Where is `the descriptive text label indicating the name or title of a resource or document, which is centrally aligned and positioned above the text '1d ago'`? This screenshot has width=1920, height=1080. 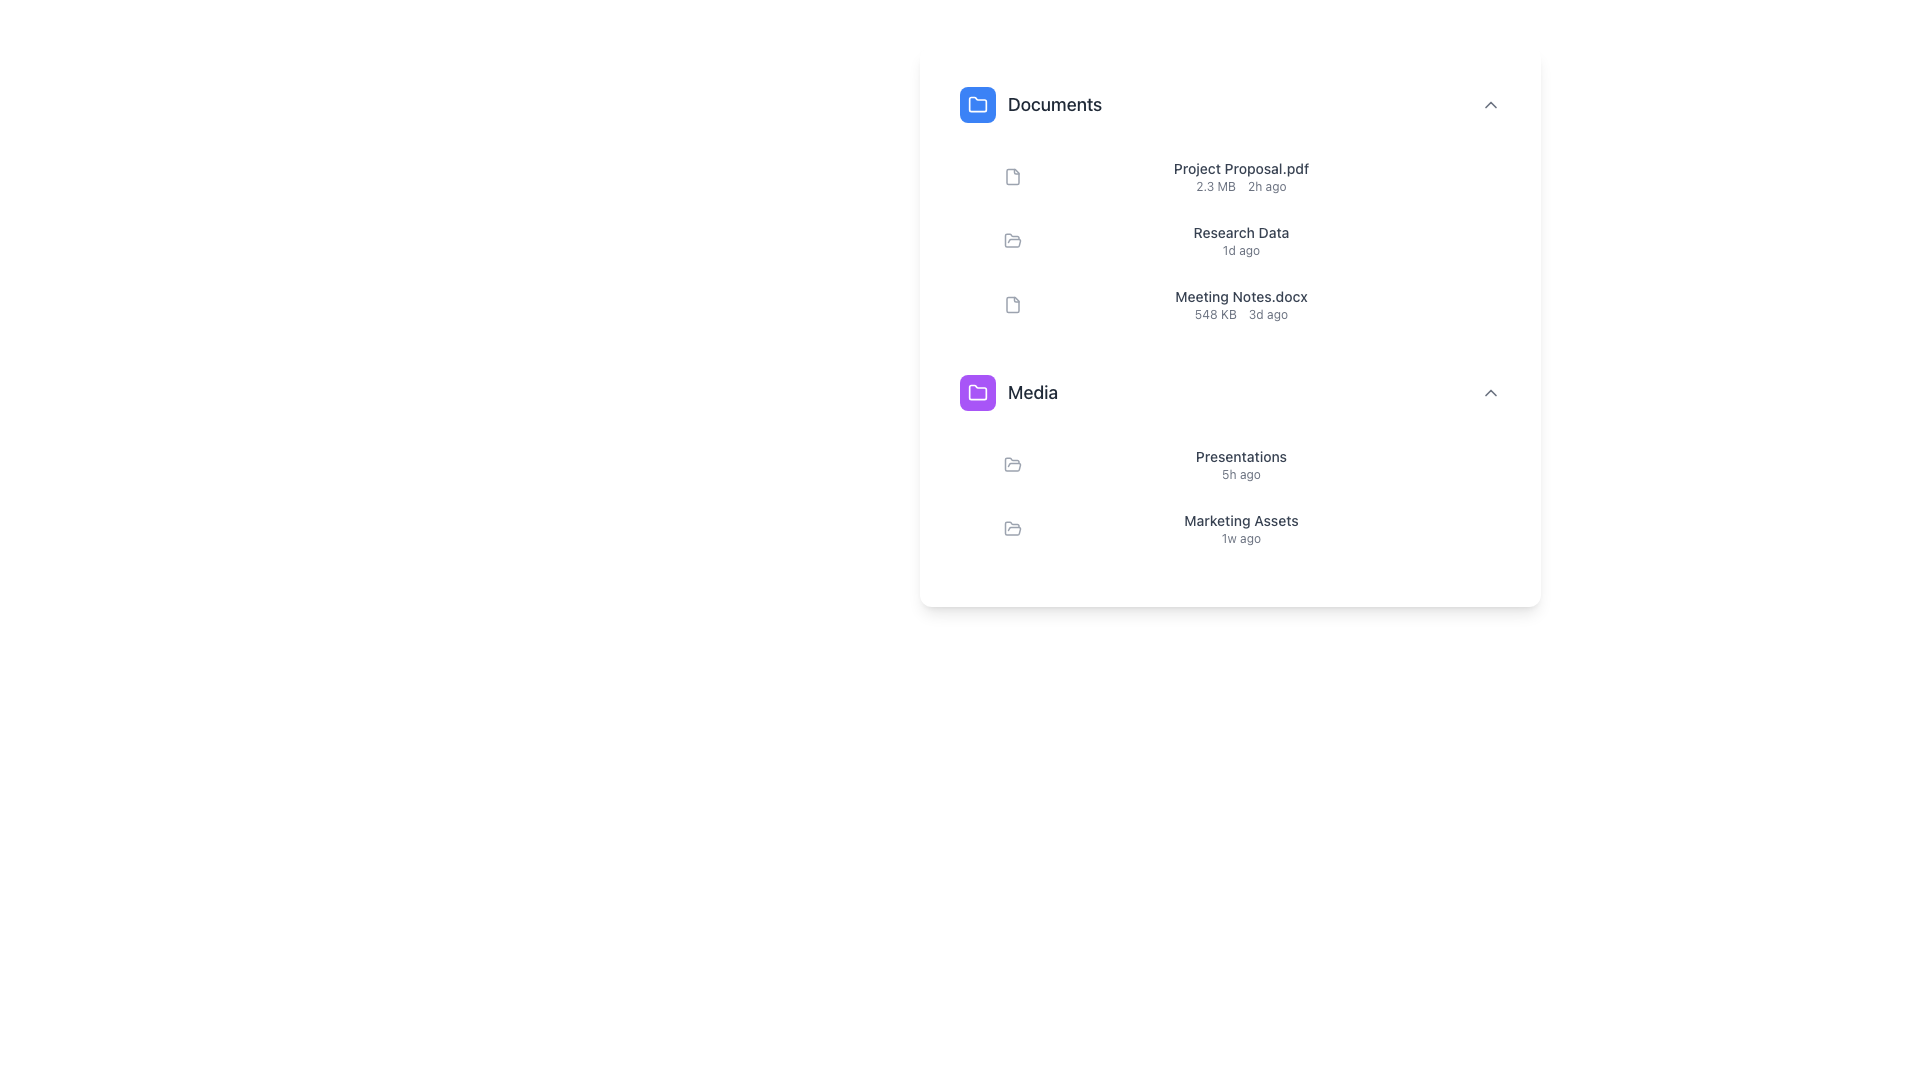
the descriptive text label indicating the name or title of a resource or document, which is centrally aligned and positioned above the text '1d ago' is located at coordinates (1240, 231).